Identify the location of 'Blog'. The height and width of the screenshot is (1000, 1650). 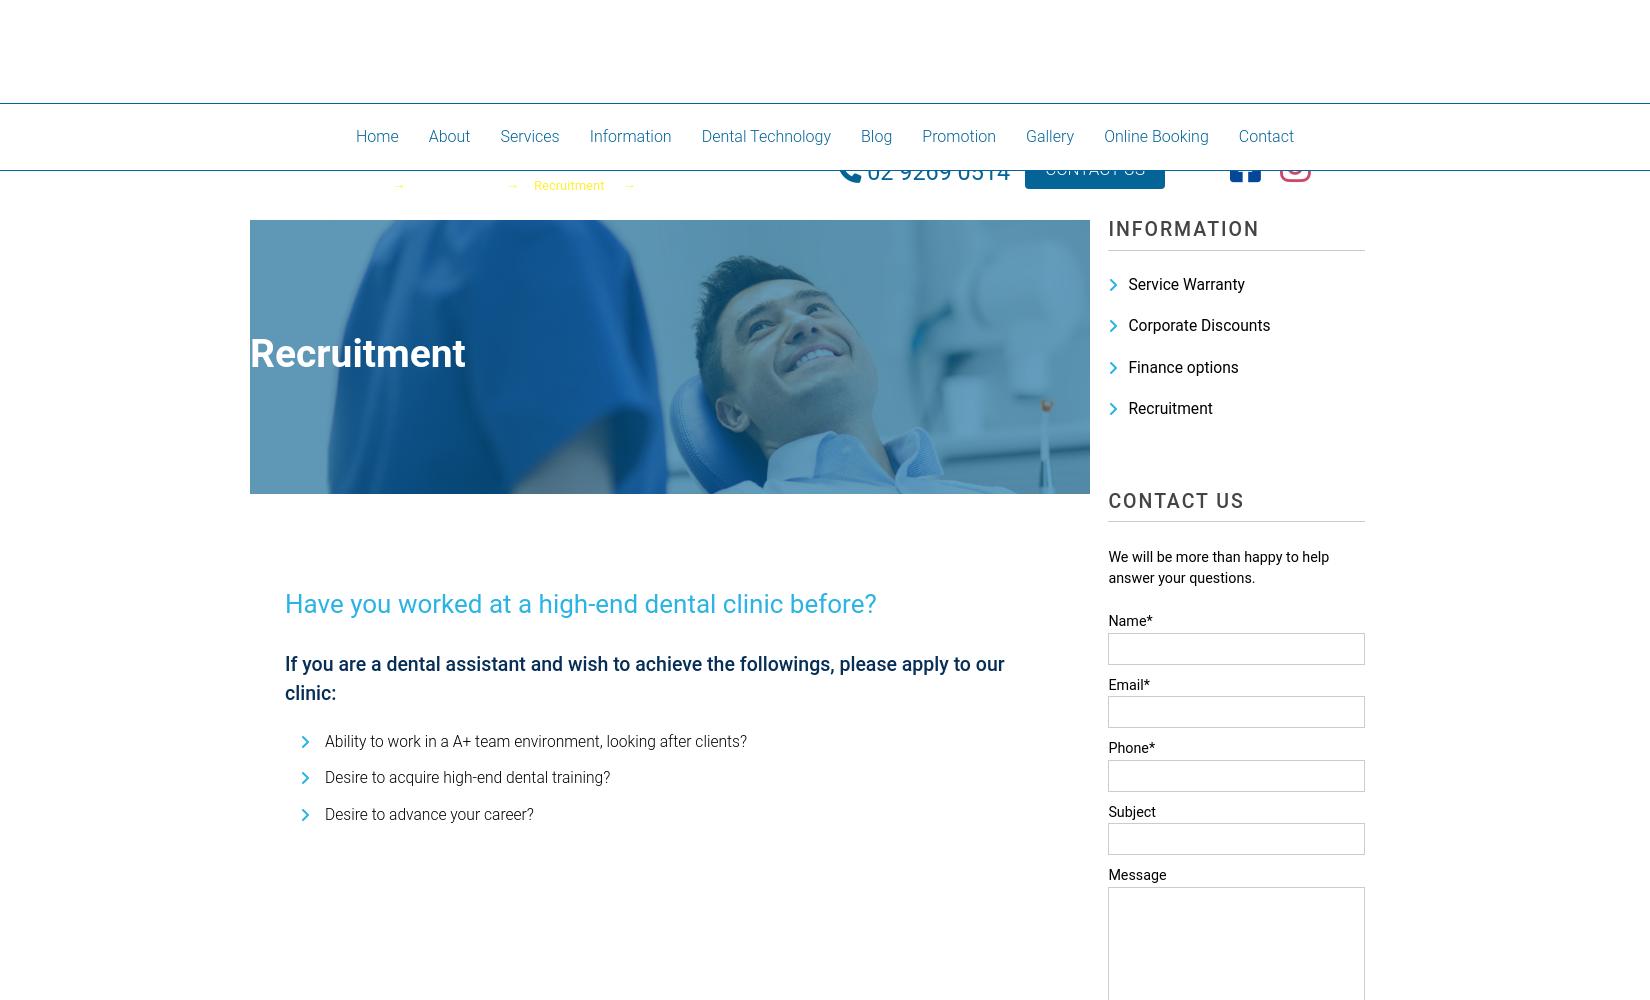
(876, 136).